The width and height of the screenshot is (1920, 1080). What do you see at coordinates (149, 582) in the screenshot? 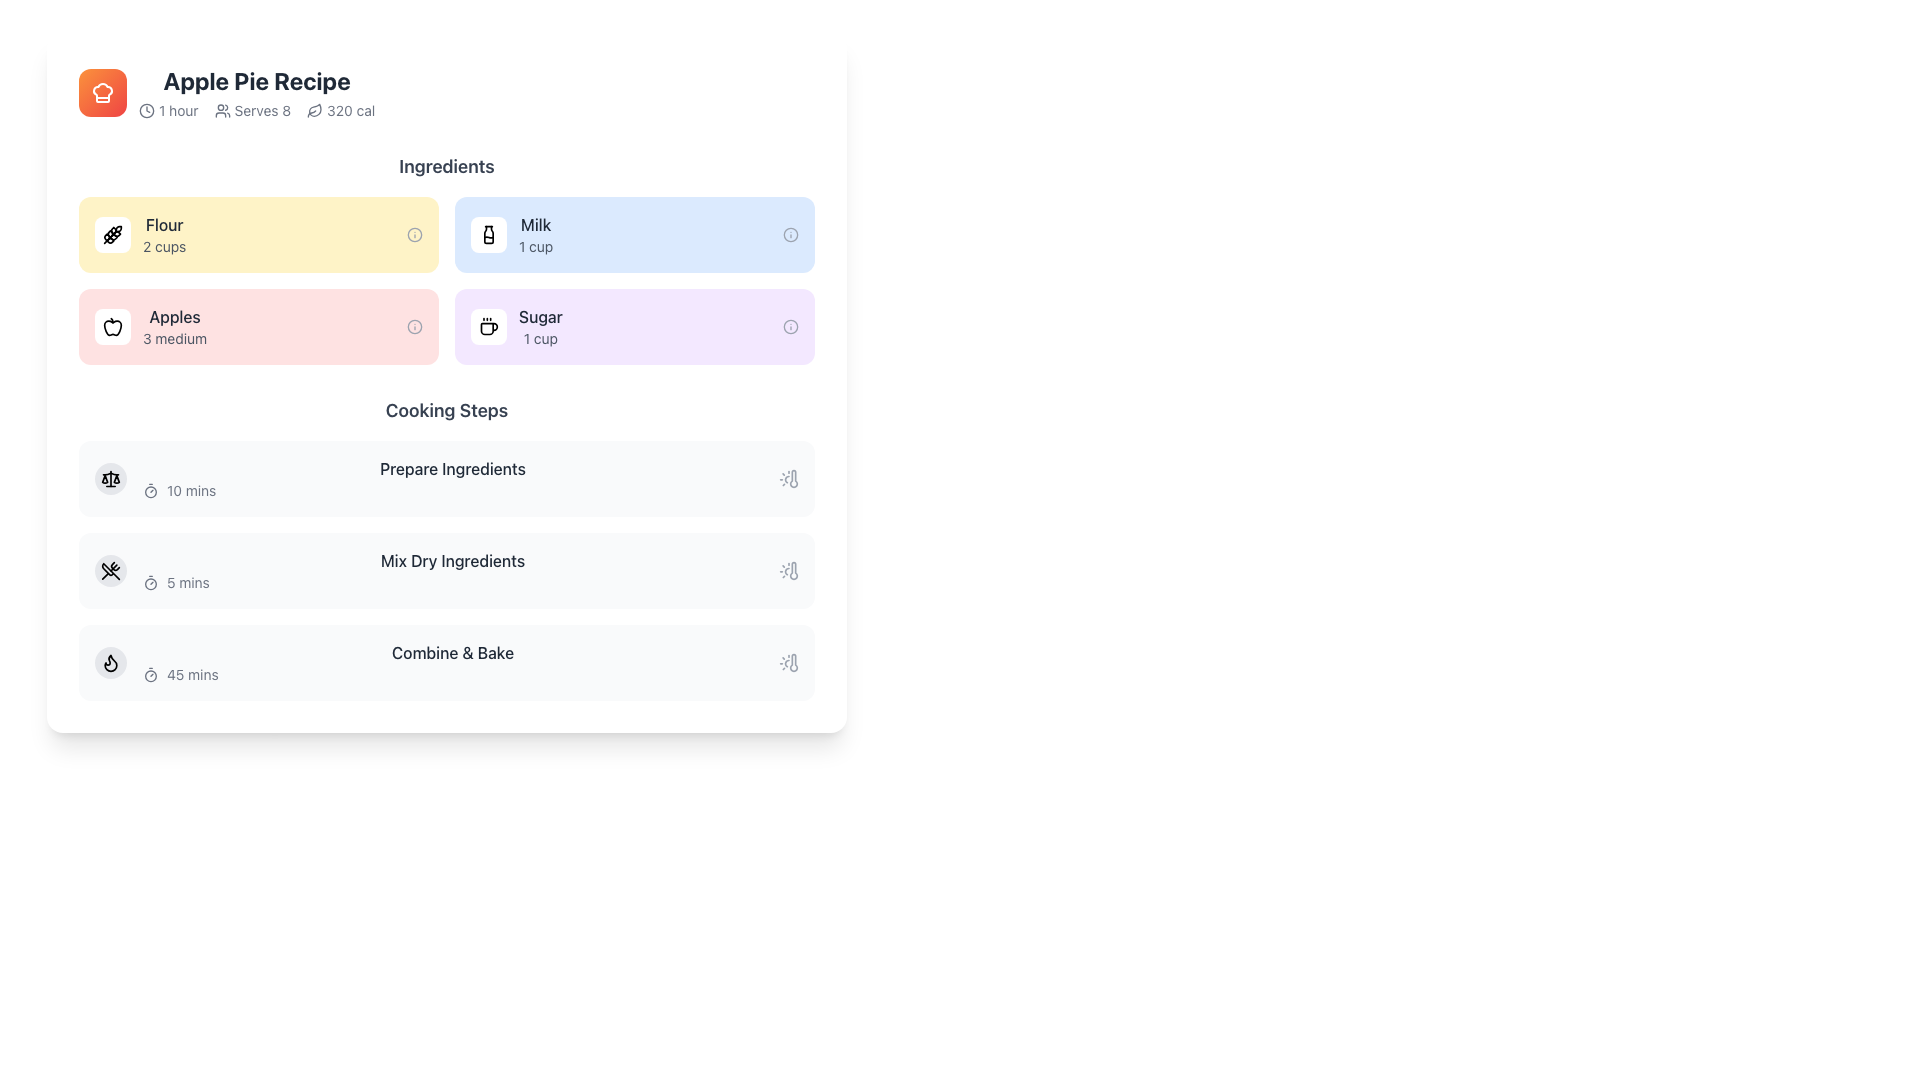
I see `the Timer Icon, which is a small circular icon resembling a timer or stopwatch, located to the left of the text '5 mins' in the 'Cooking Steps' section under the step 'Mix Dry Ingredients'` at bounding box center [149, 582].